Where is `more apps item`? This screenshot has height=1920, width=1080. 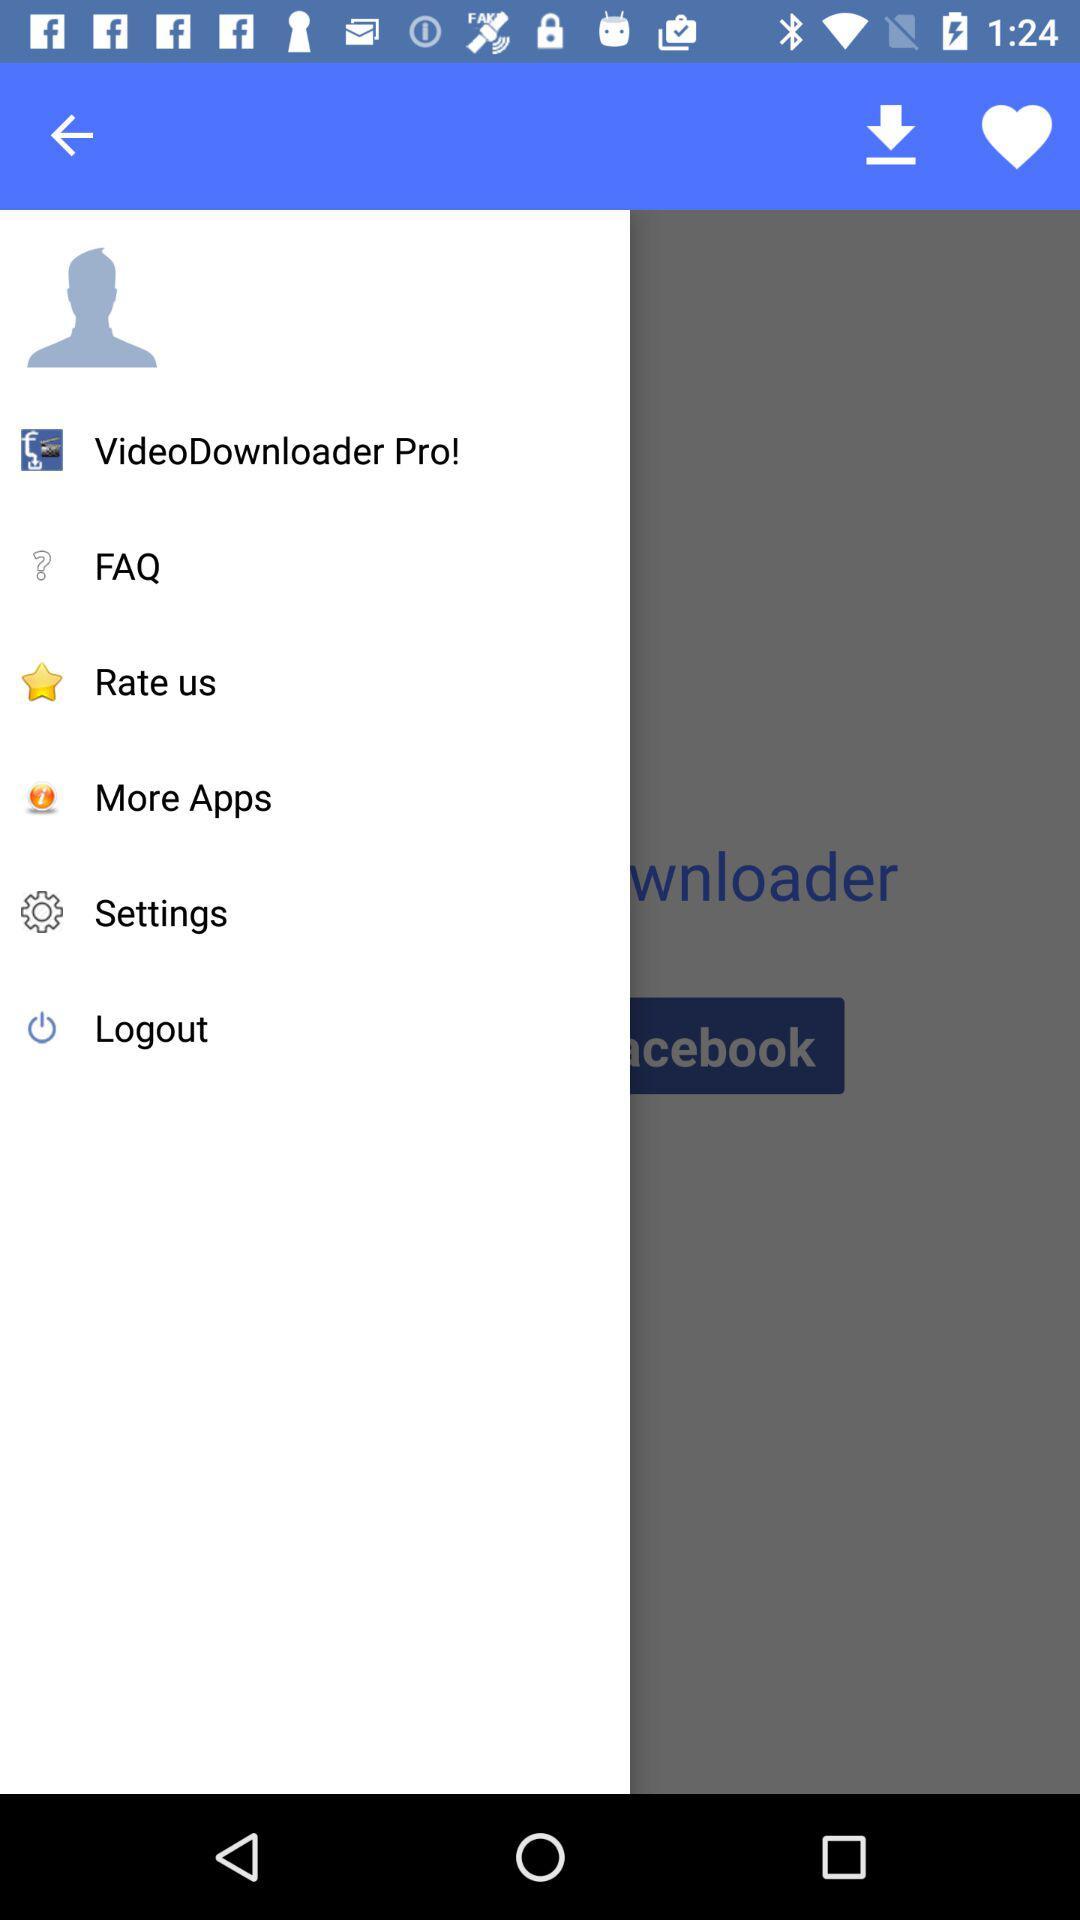 more apps item is located at coordinates (183, 795).